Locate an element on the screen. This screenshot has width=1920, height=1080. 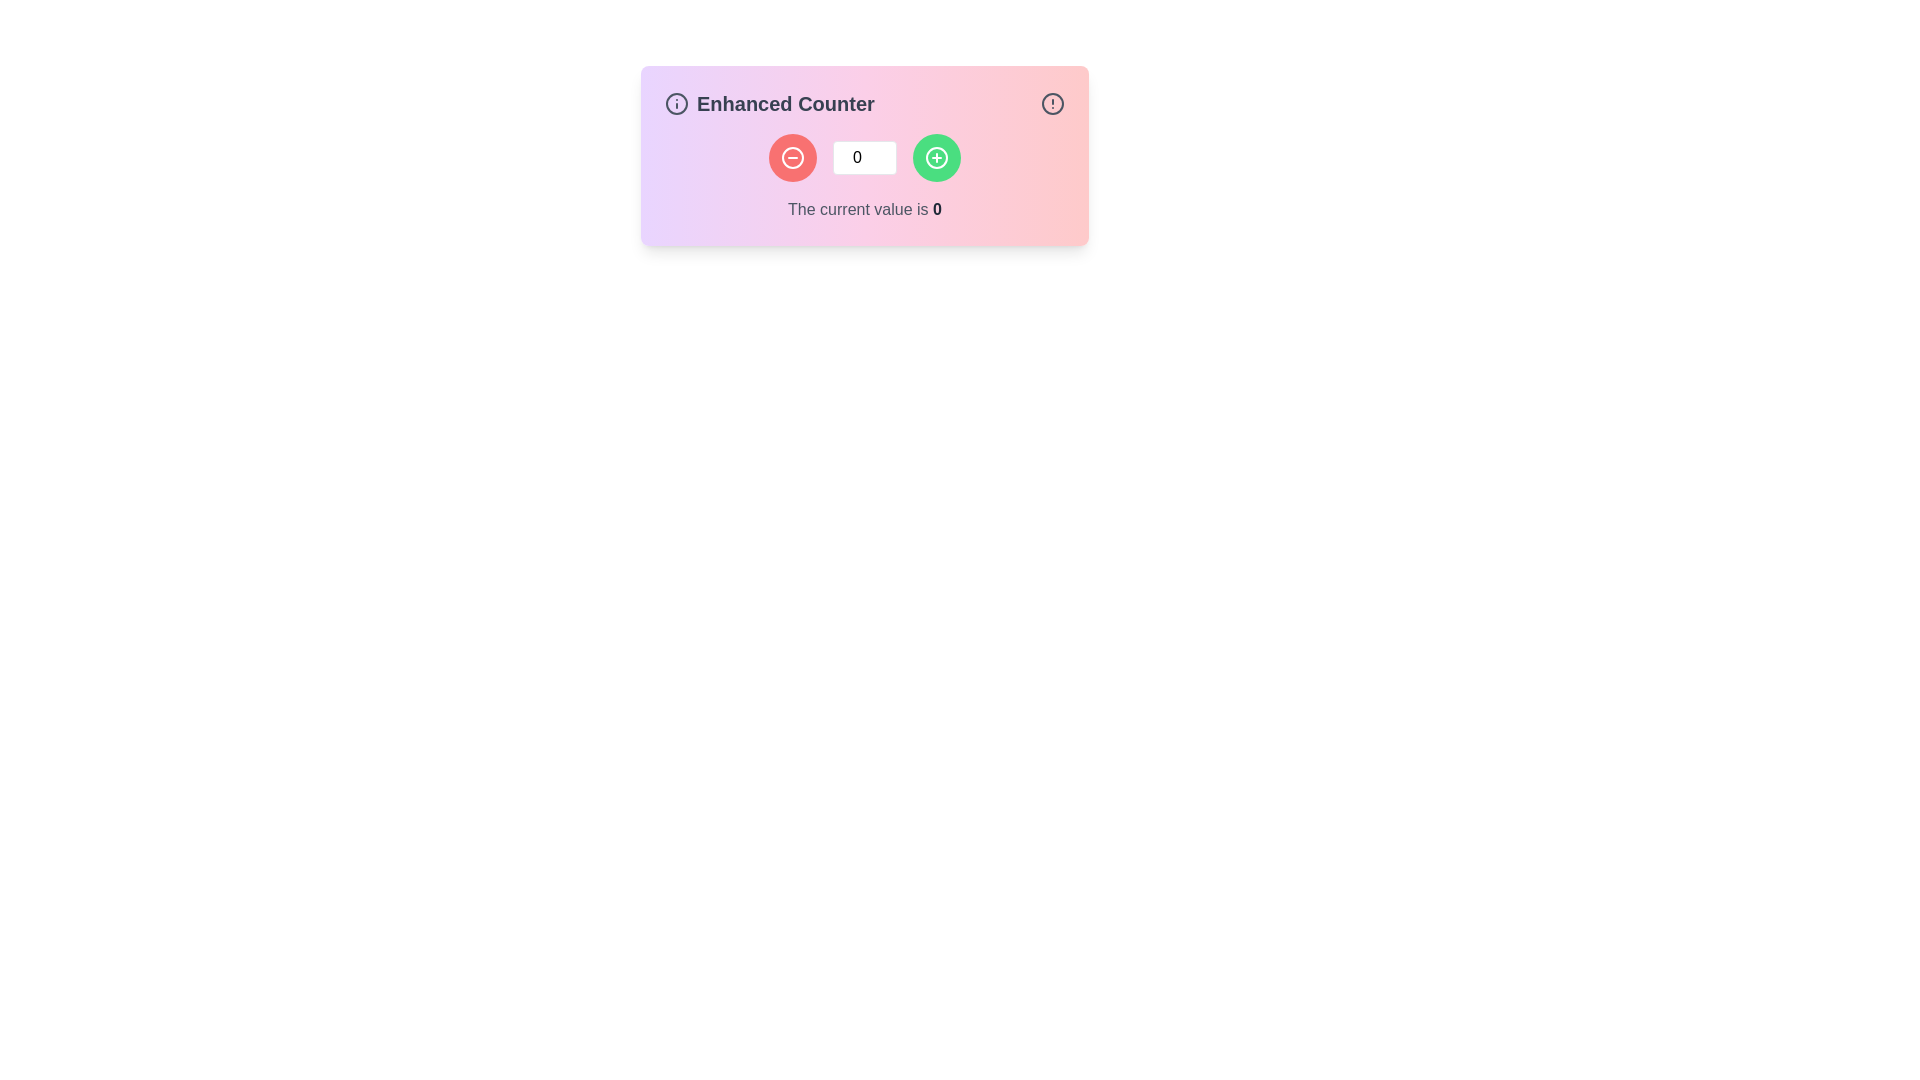
the add button located in the 'Enhanced Counter' card, to the right of the numeric input field is located at coordinates (935, 157).